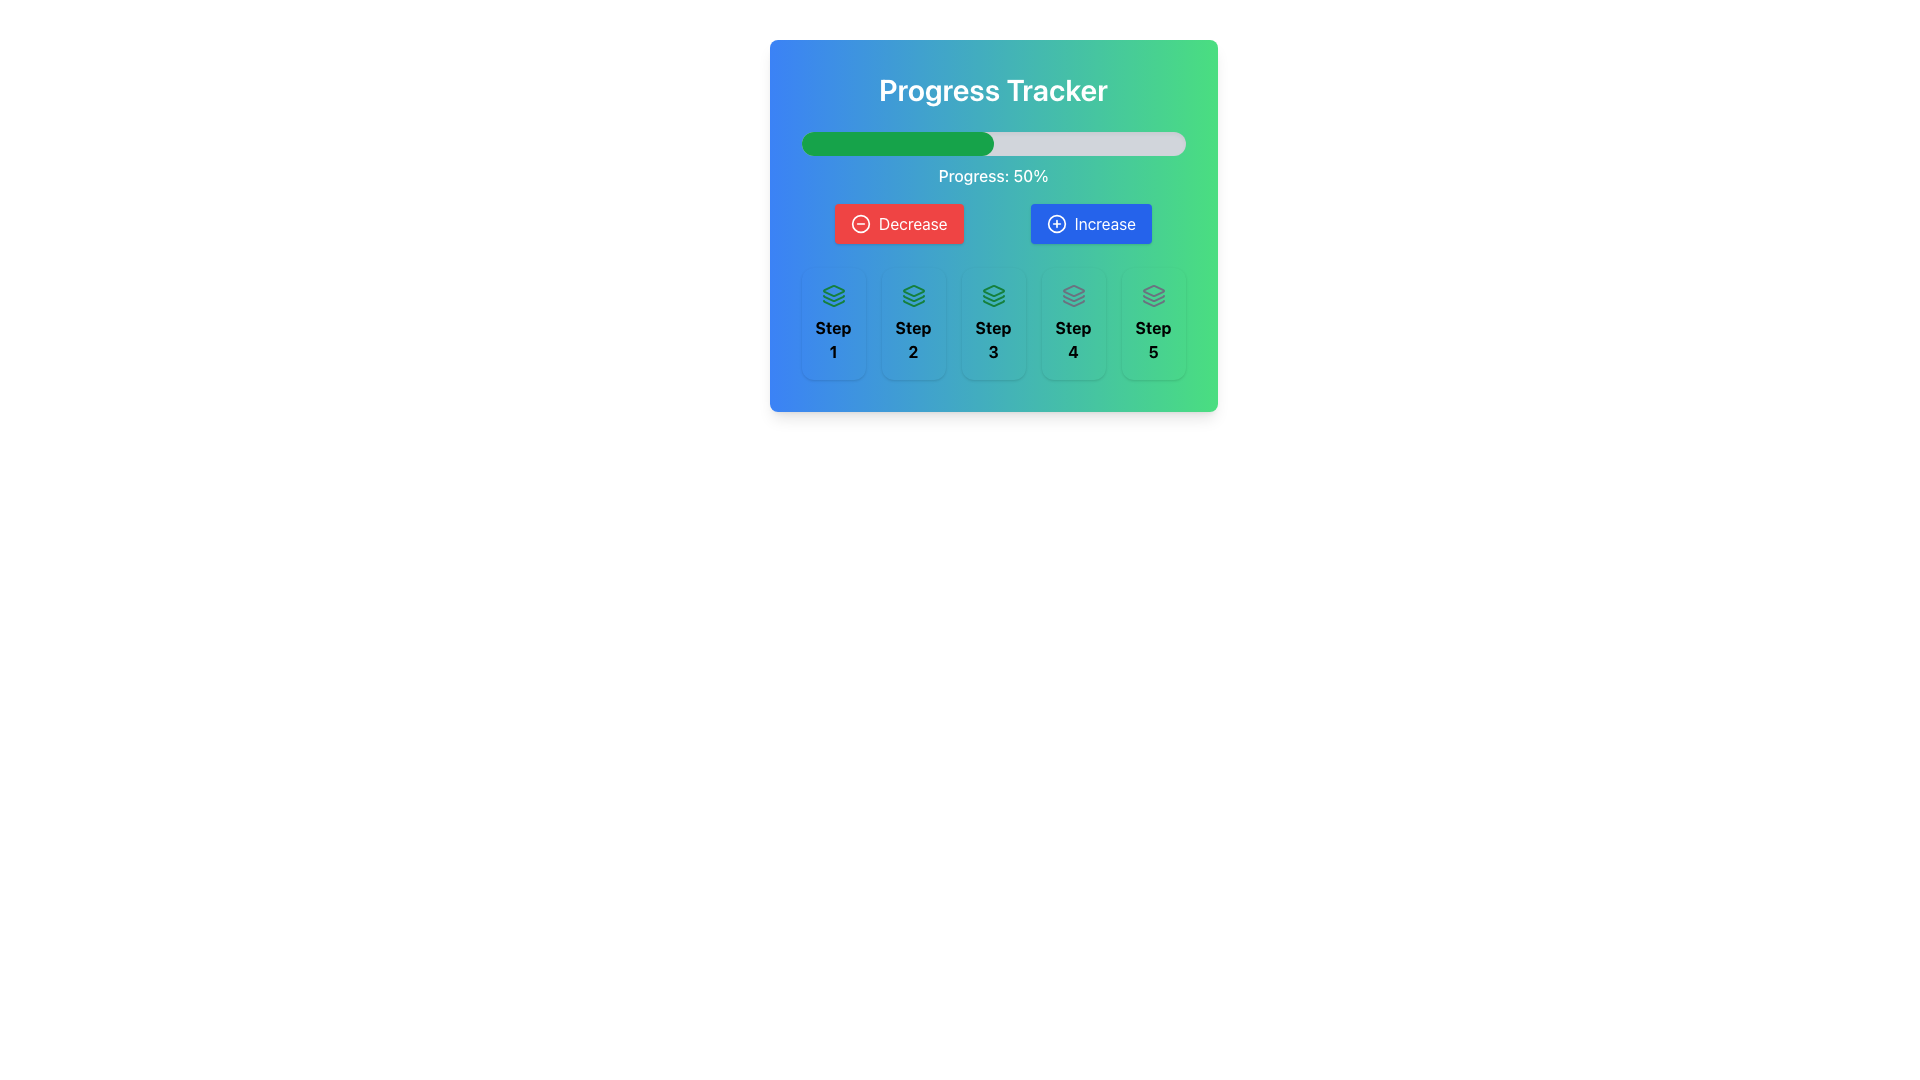  Describe the element at coordinates (896, 142) in the screenshot. I see `the filled section of the progress bar that visually represents the current progress, located centrally within the progress tracking interface` at that location.